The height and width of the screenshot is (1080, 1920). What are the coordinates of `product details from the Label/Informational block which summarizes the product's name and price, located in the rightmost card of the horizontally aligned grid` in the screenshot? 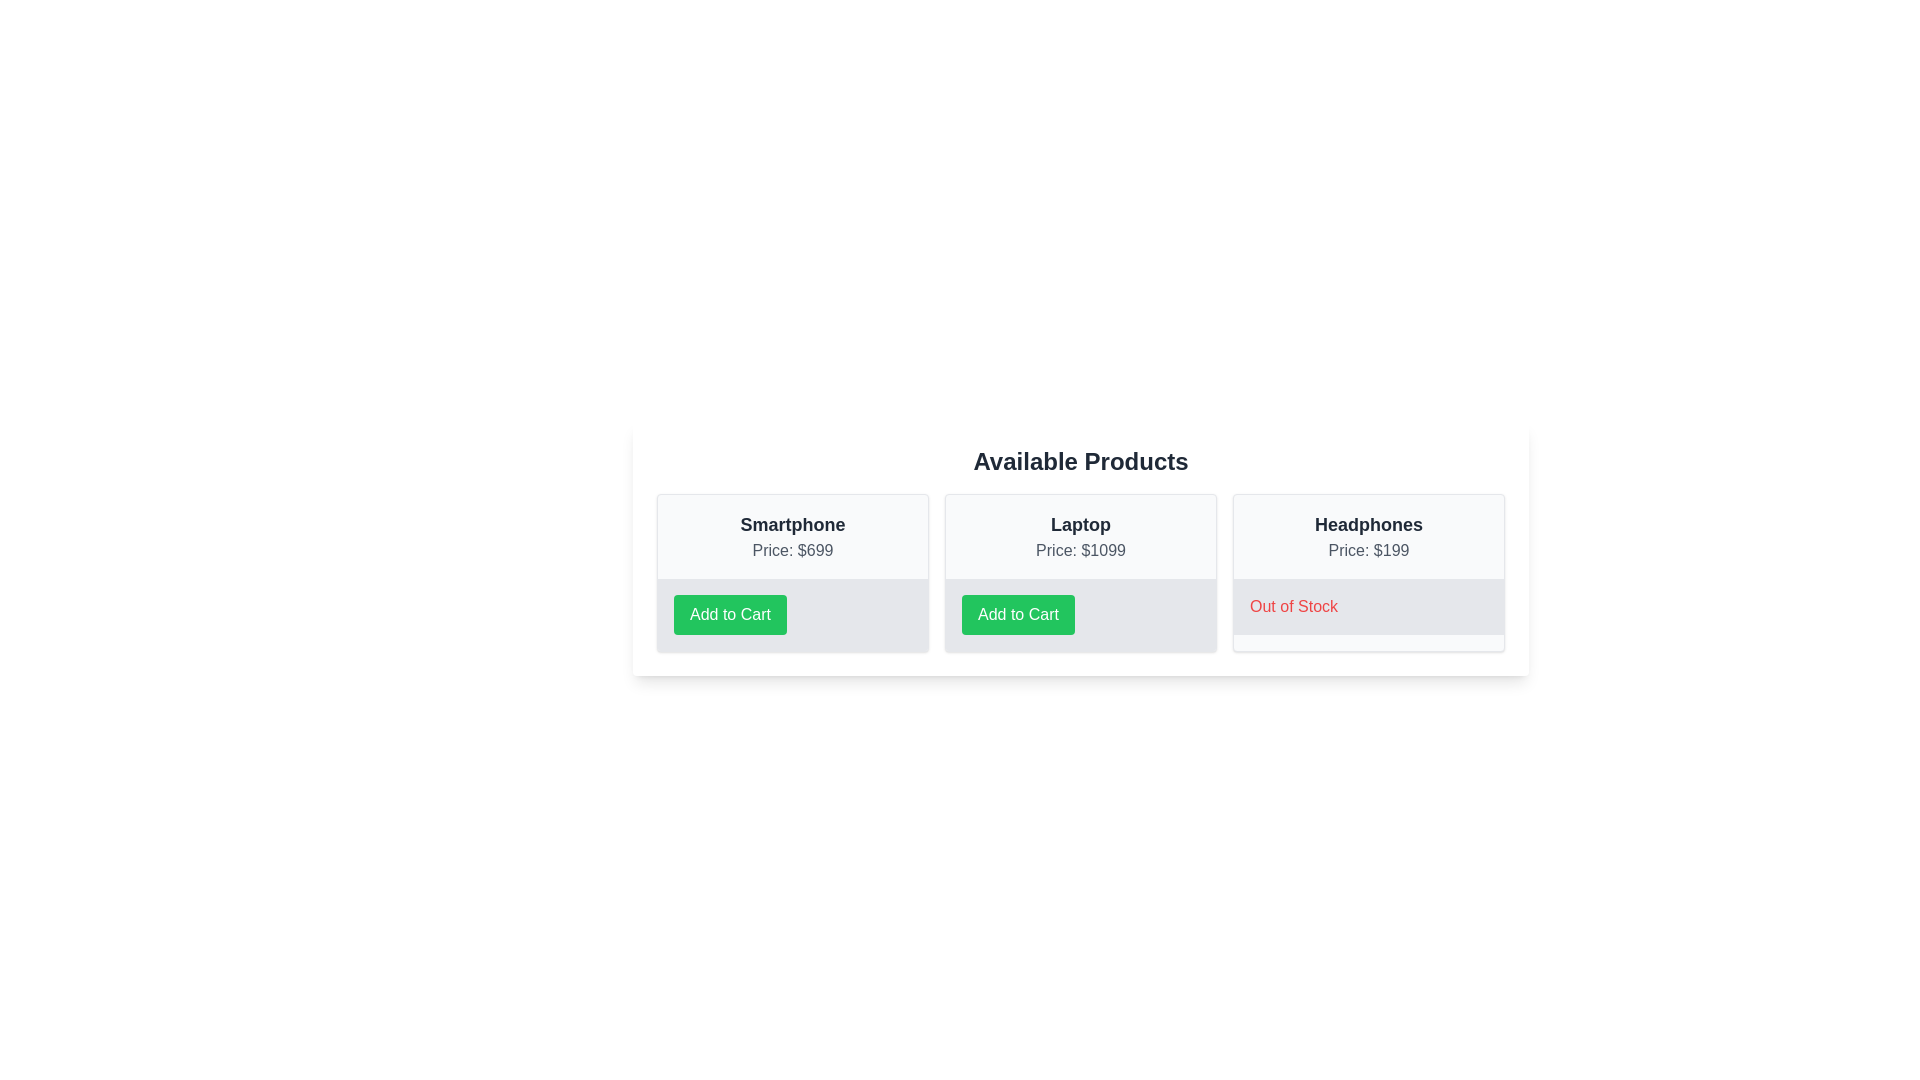 It's located at (1367, 535).